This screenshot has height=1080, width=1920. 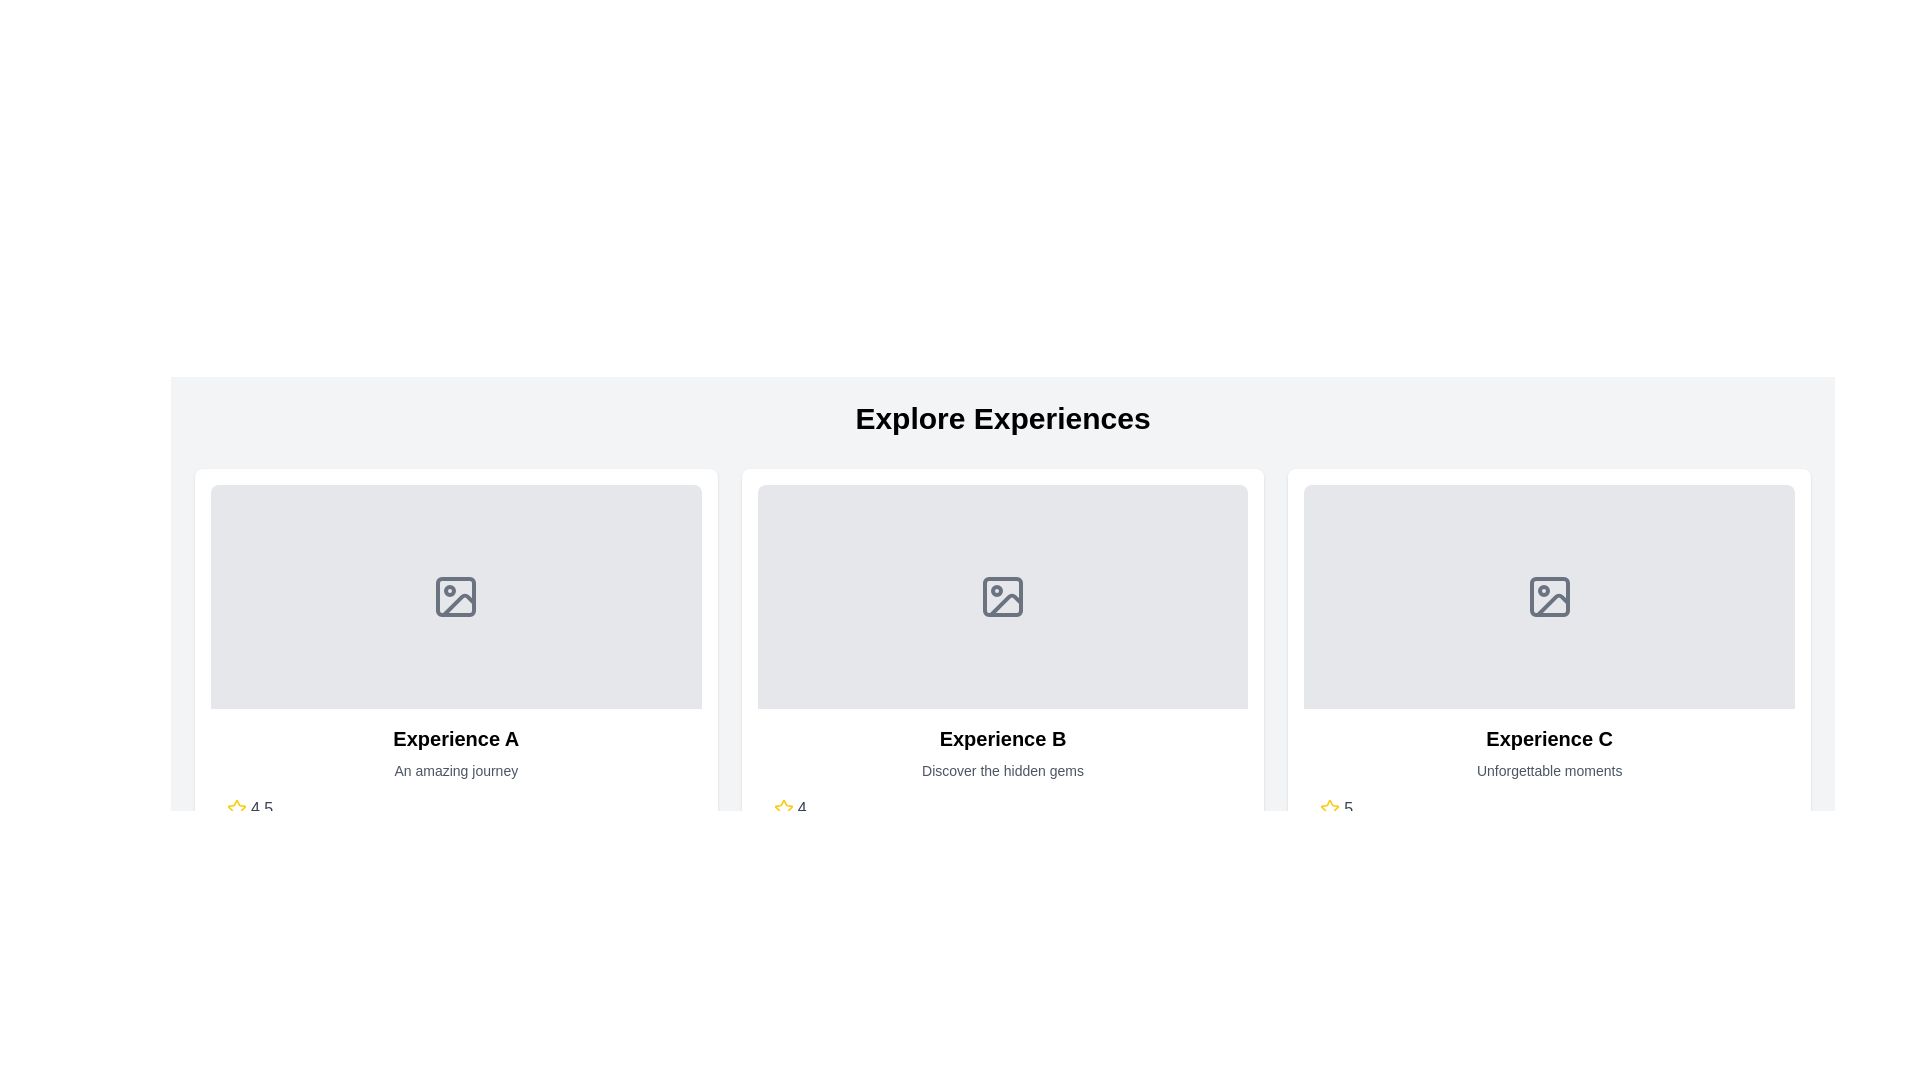 I want to click on the Decorative SVG graphic located at the center of the image placeholder in the rightmost content card of a horizontally aligned collection of three cards, so click(x=1551, y=604).